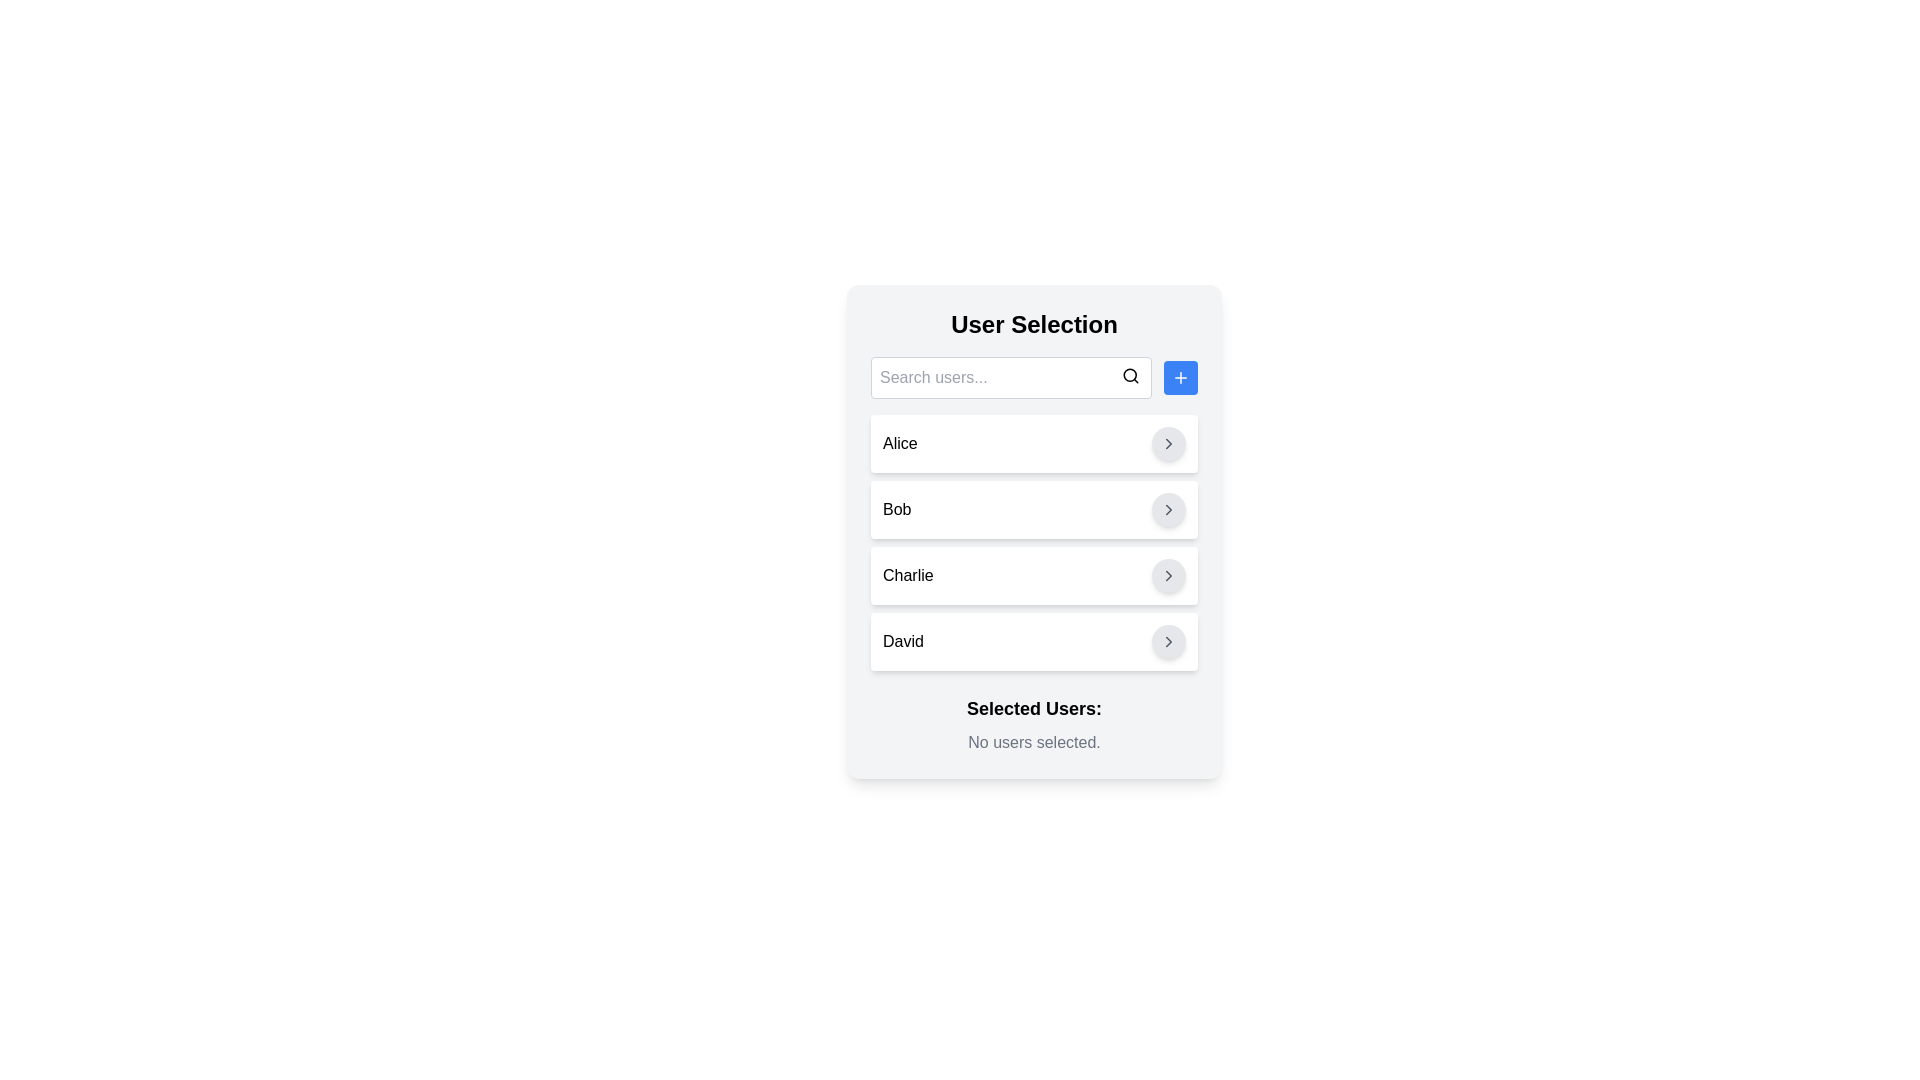 The height and width of the screenshot is (1080, 1920). I want to click on the right-pointing chevron icon within the circular button next to the 'Bob' entry, so click(1169, 508).